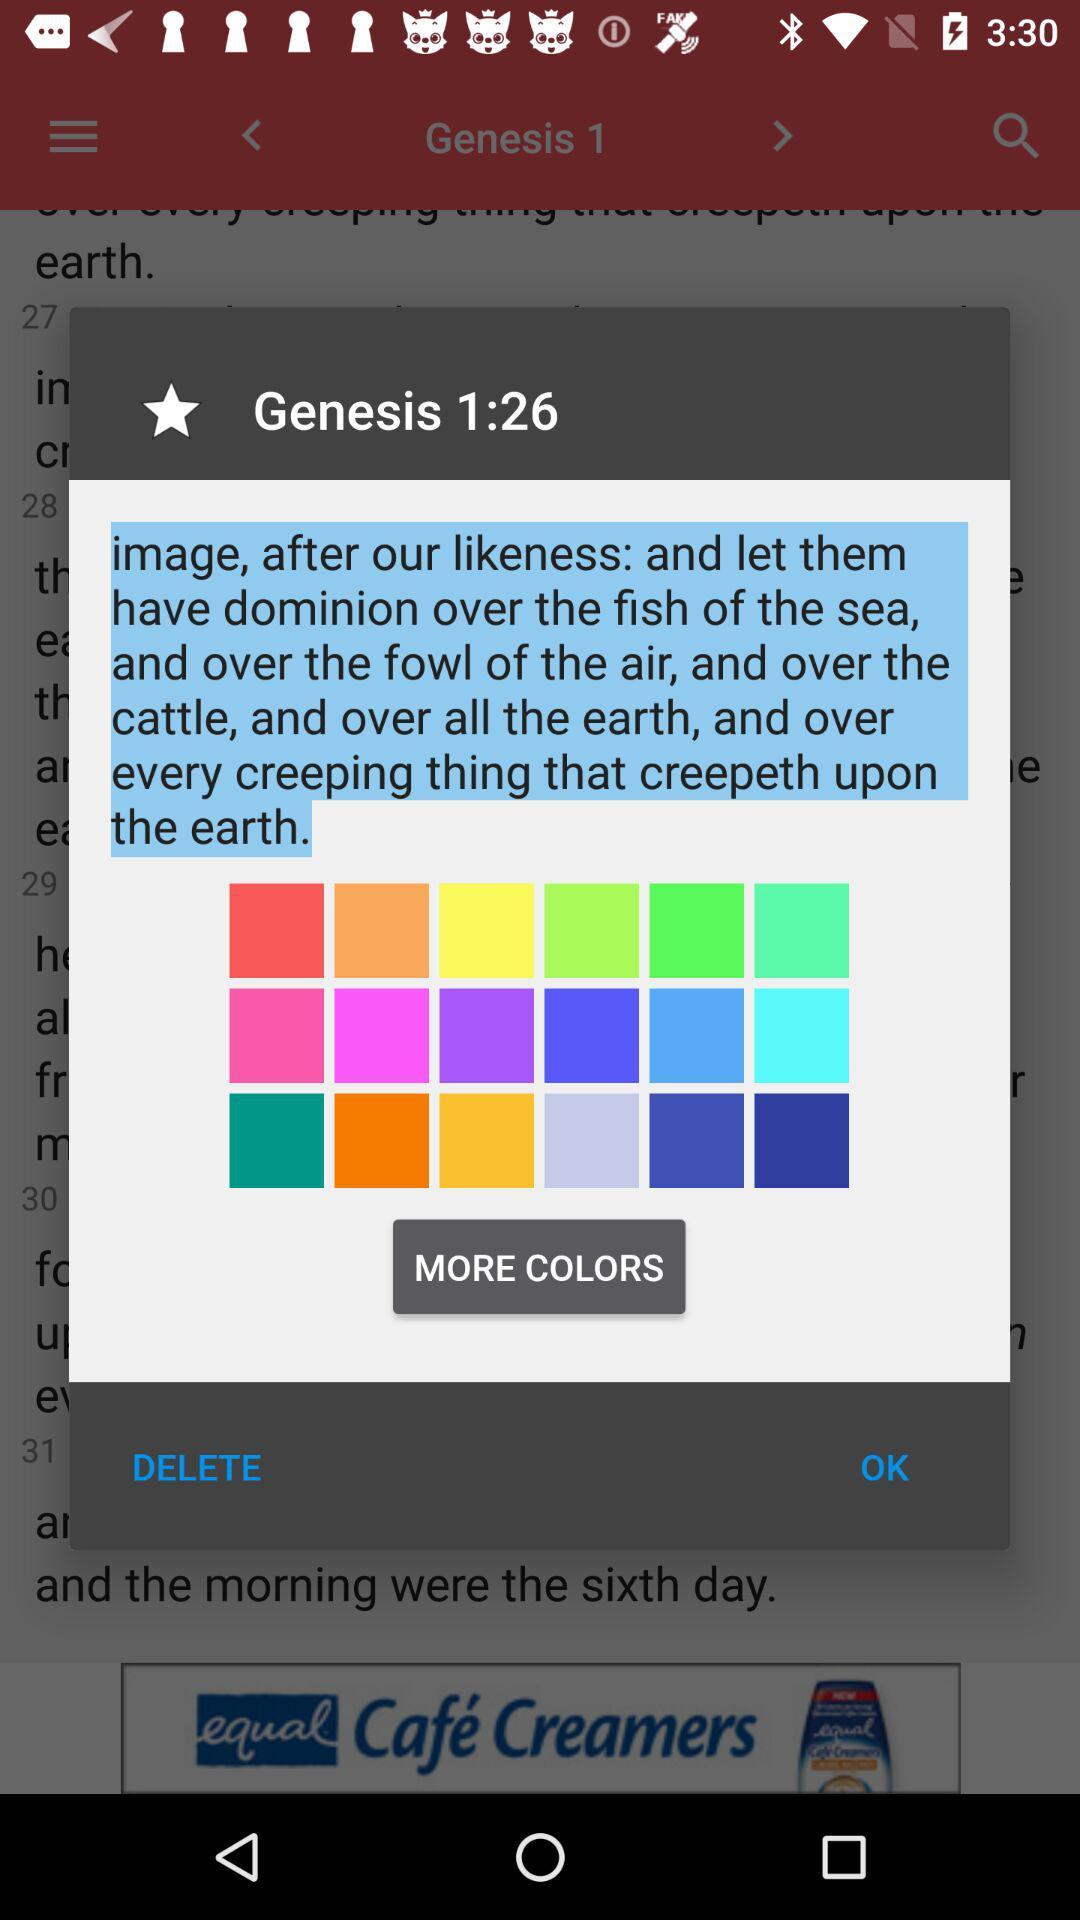 The height and width of the screenshot is (1920, 1080). Describe the element at coordinates (381, 929) in the screenshot. I see `orange` at that location.